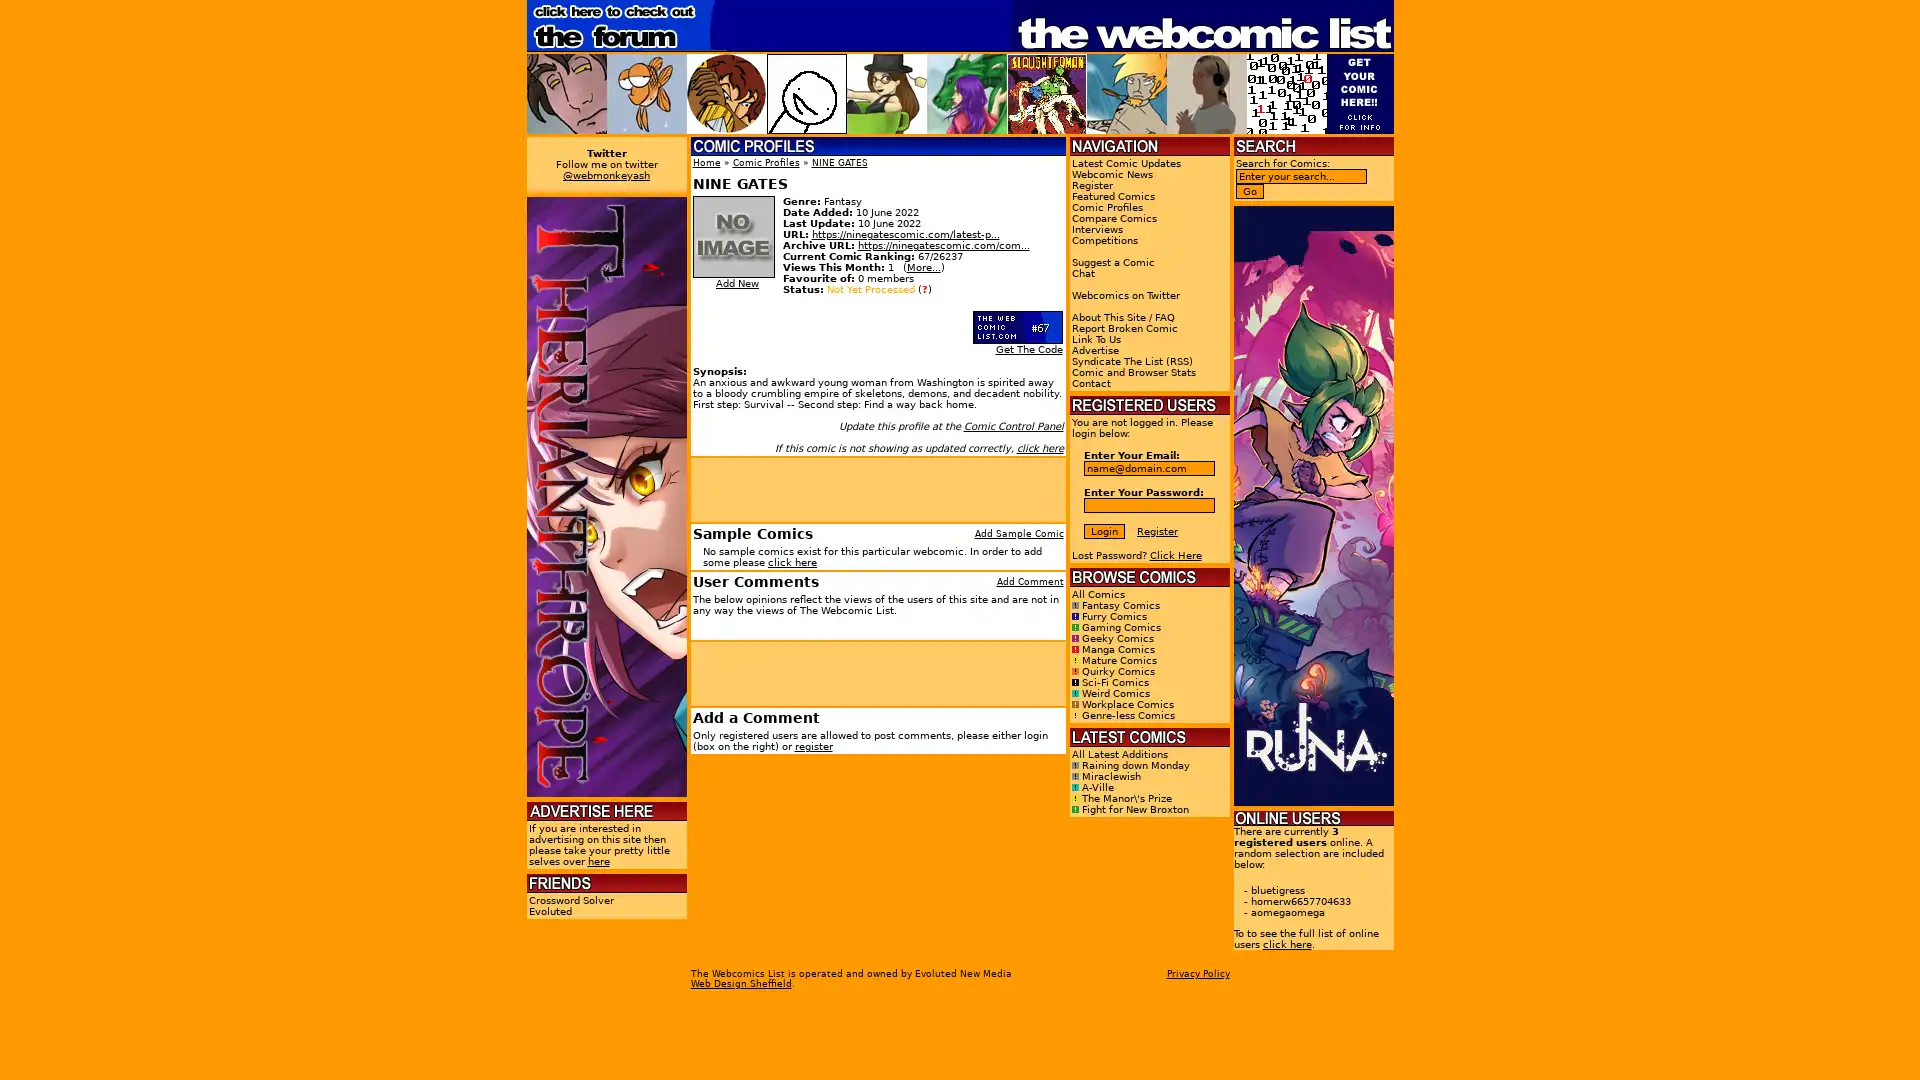  Describe the element at coordinates (1247, 191) in the screenshot. I see `Go` at that location.